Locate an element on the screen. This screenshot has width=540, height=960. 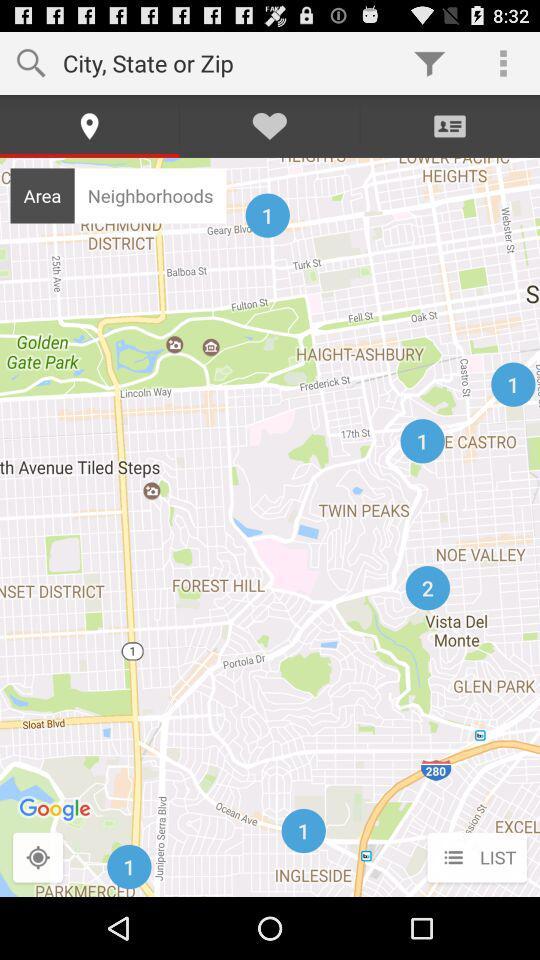
the app to the right of the city state or icon is located at coordinates (428, 62).